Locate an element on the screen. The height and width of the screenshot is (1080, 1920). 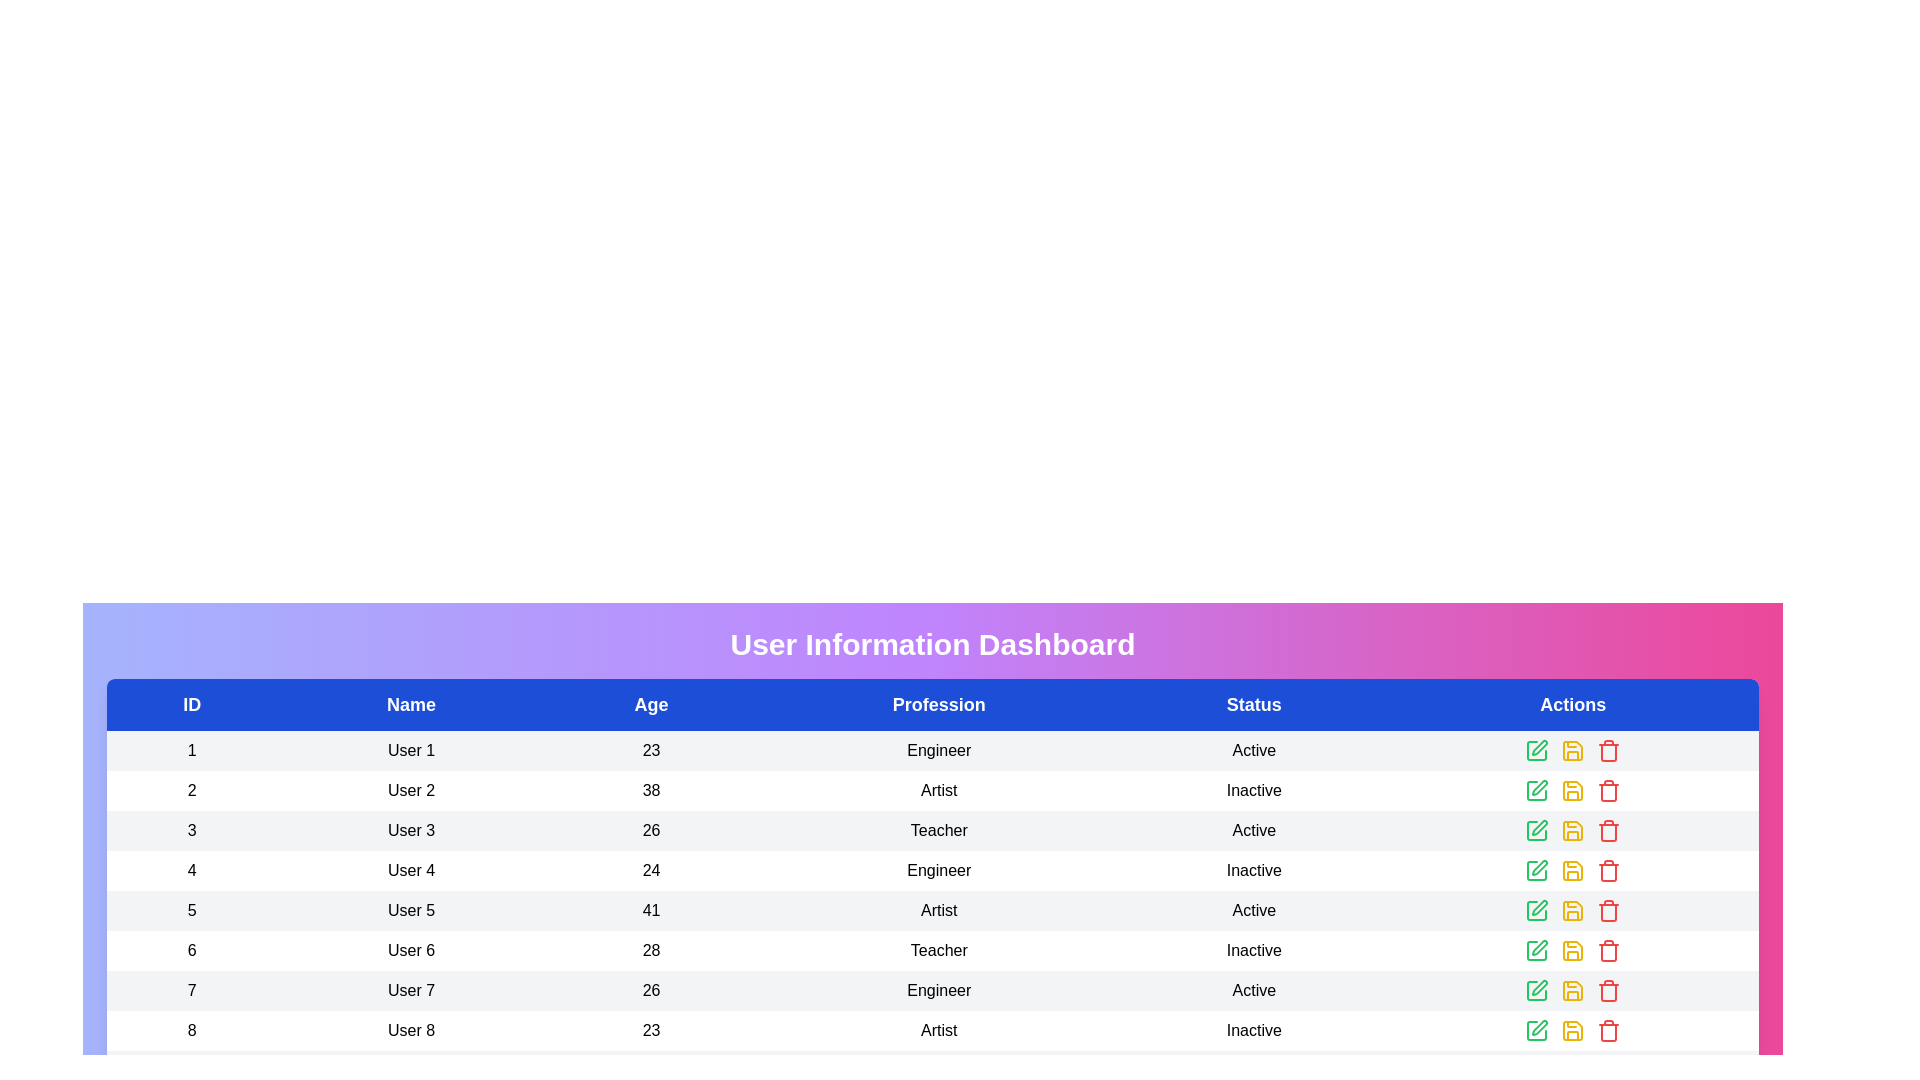
the column header labeled 'Status' to sort the table by that column is located at coordinates (1252, 704).